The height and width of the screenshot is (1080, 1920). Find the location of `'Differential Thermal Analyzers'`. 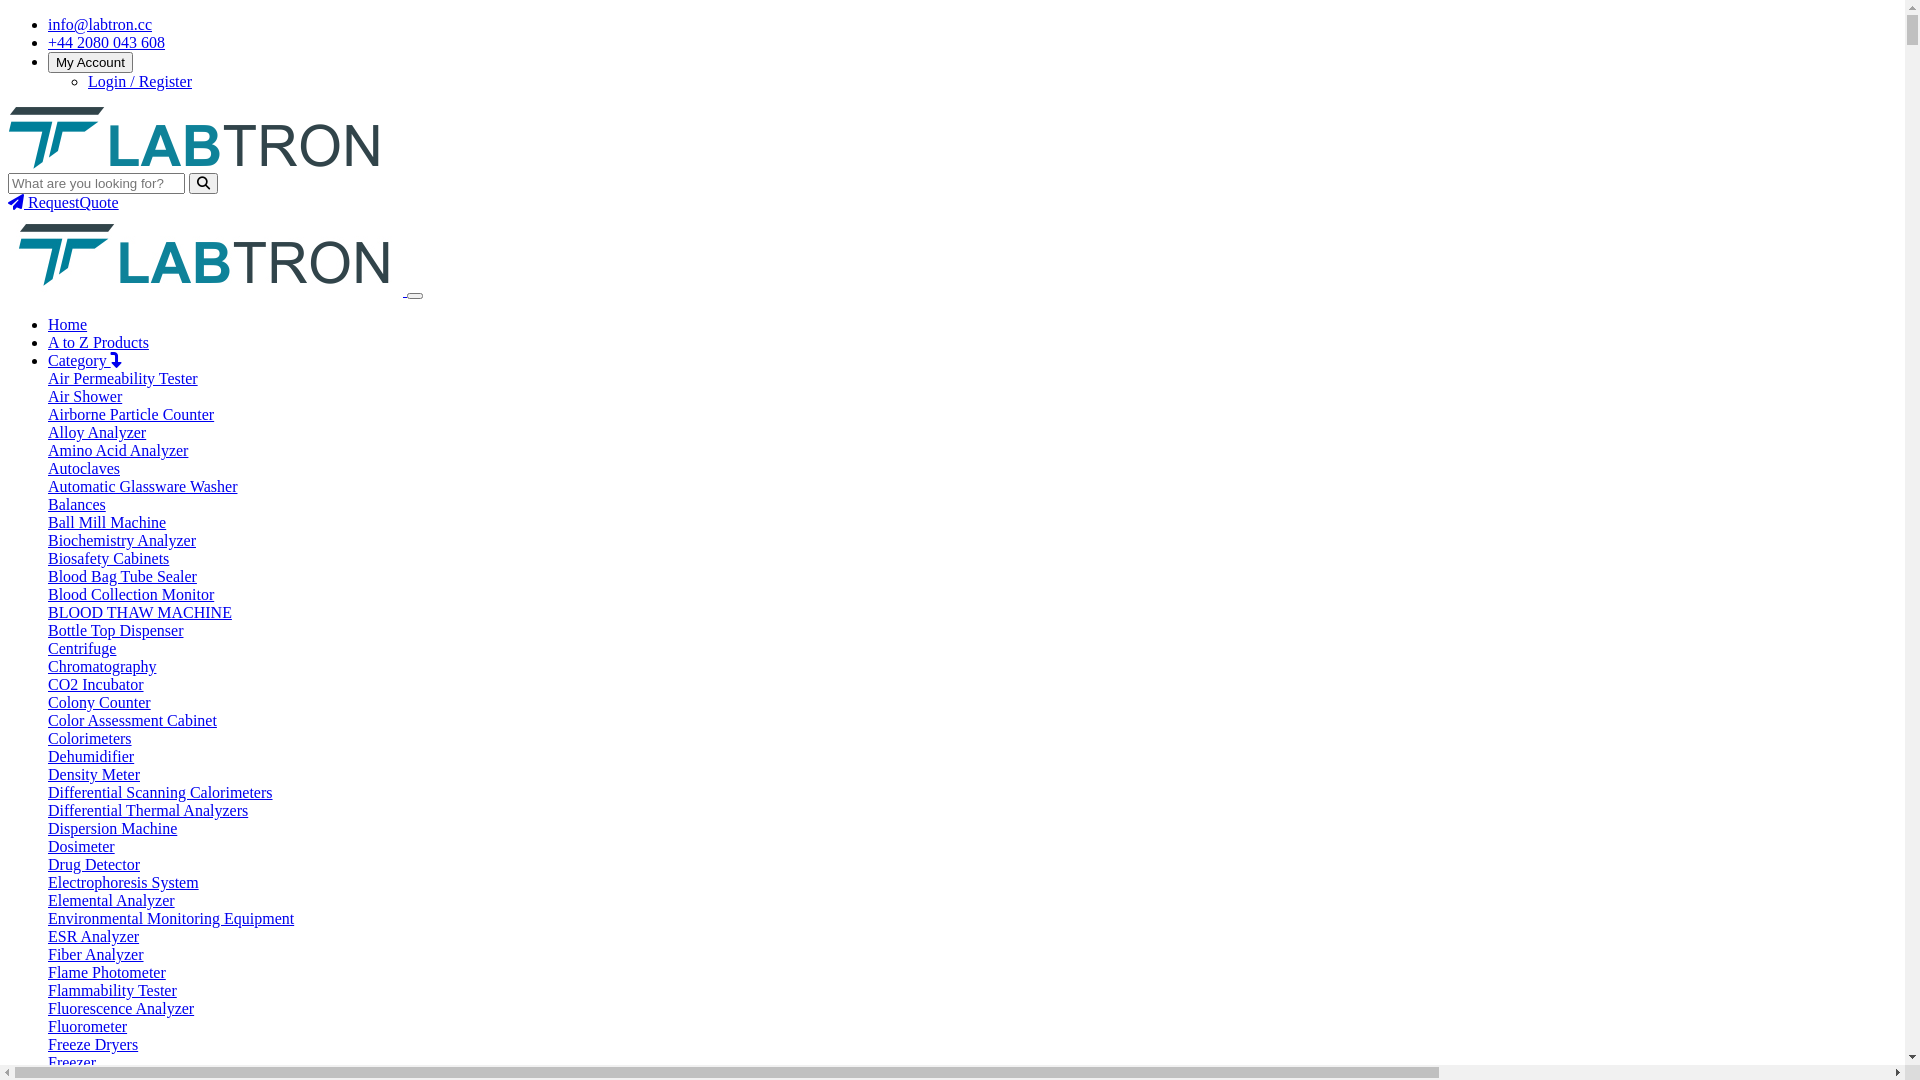

'Differential Thermal Analyzers' is located at coordinates (147, 810).